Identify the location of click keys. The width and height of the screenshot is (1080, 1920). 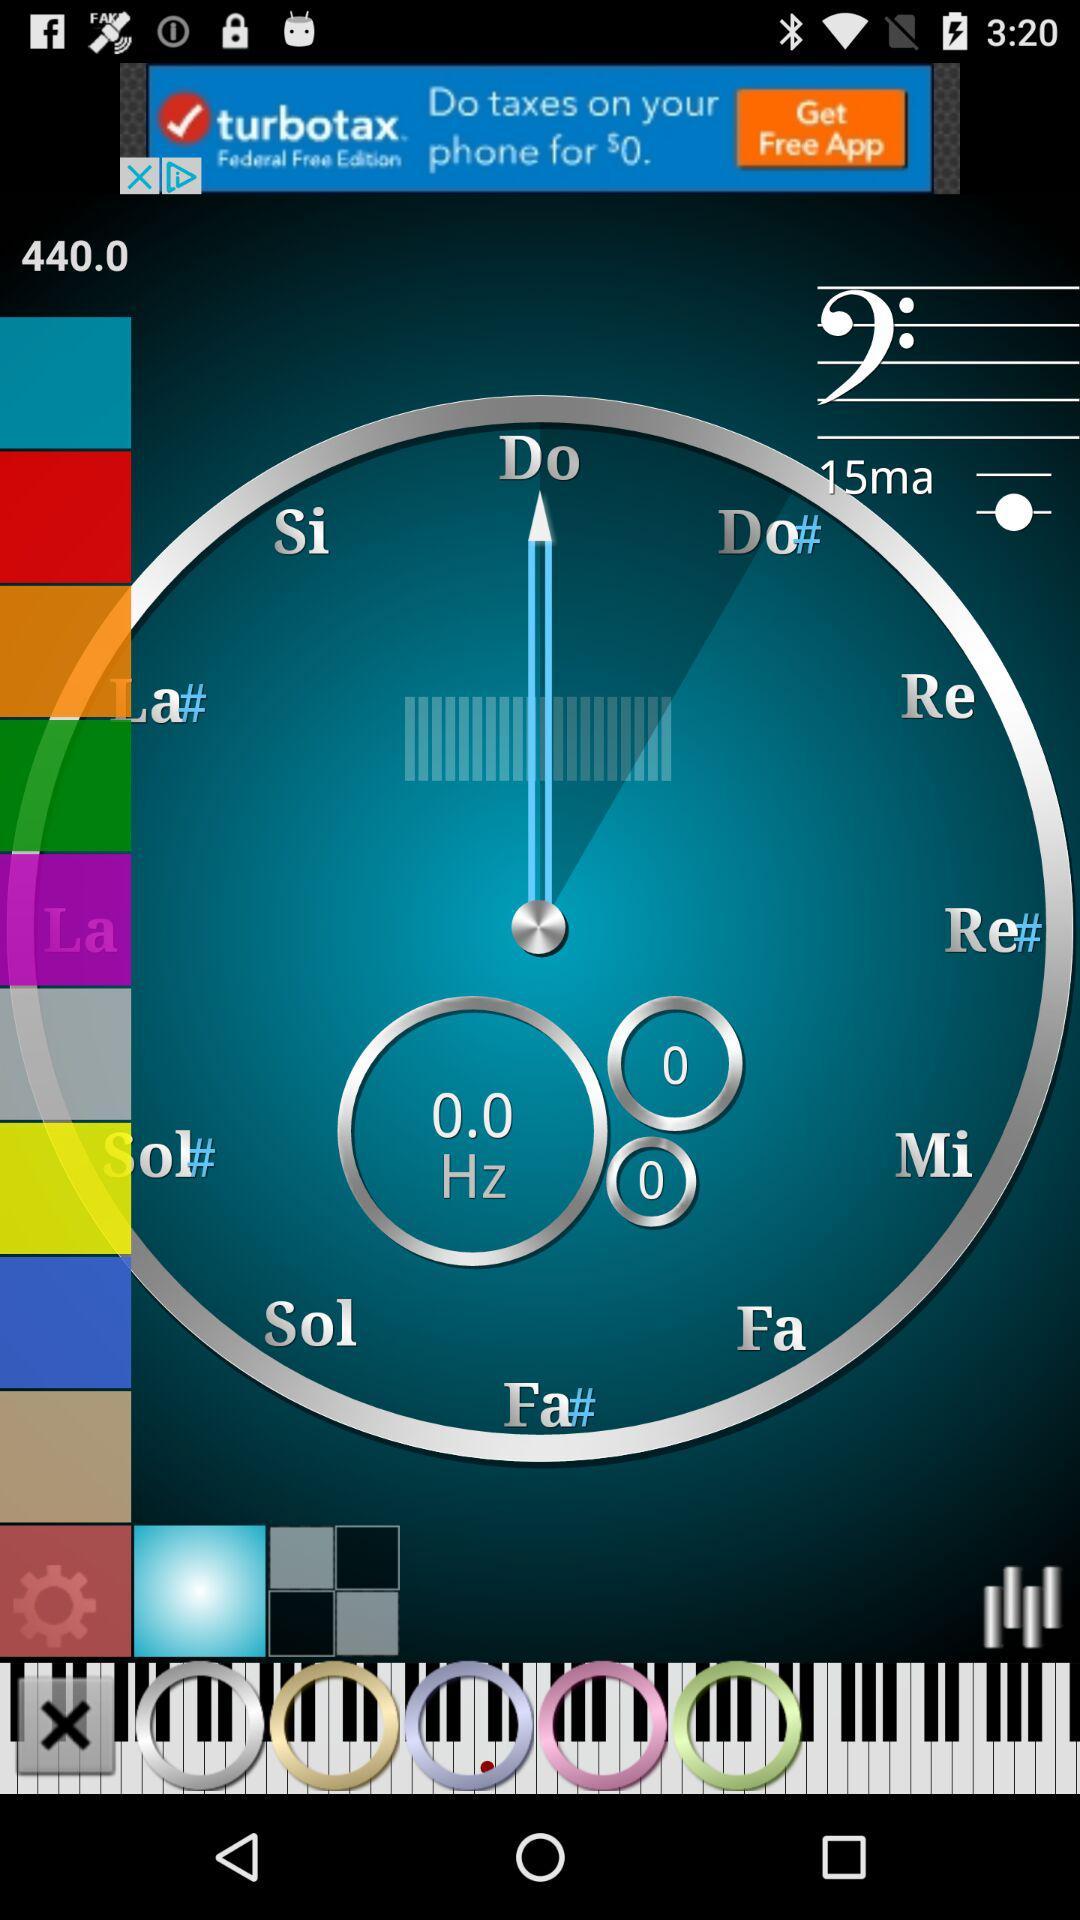
(333, 1724).